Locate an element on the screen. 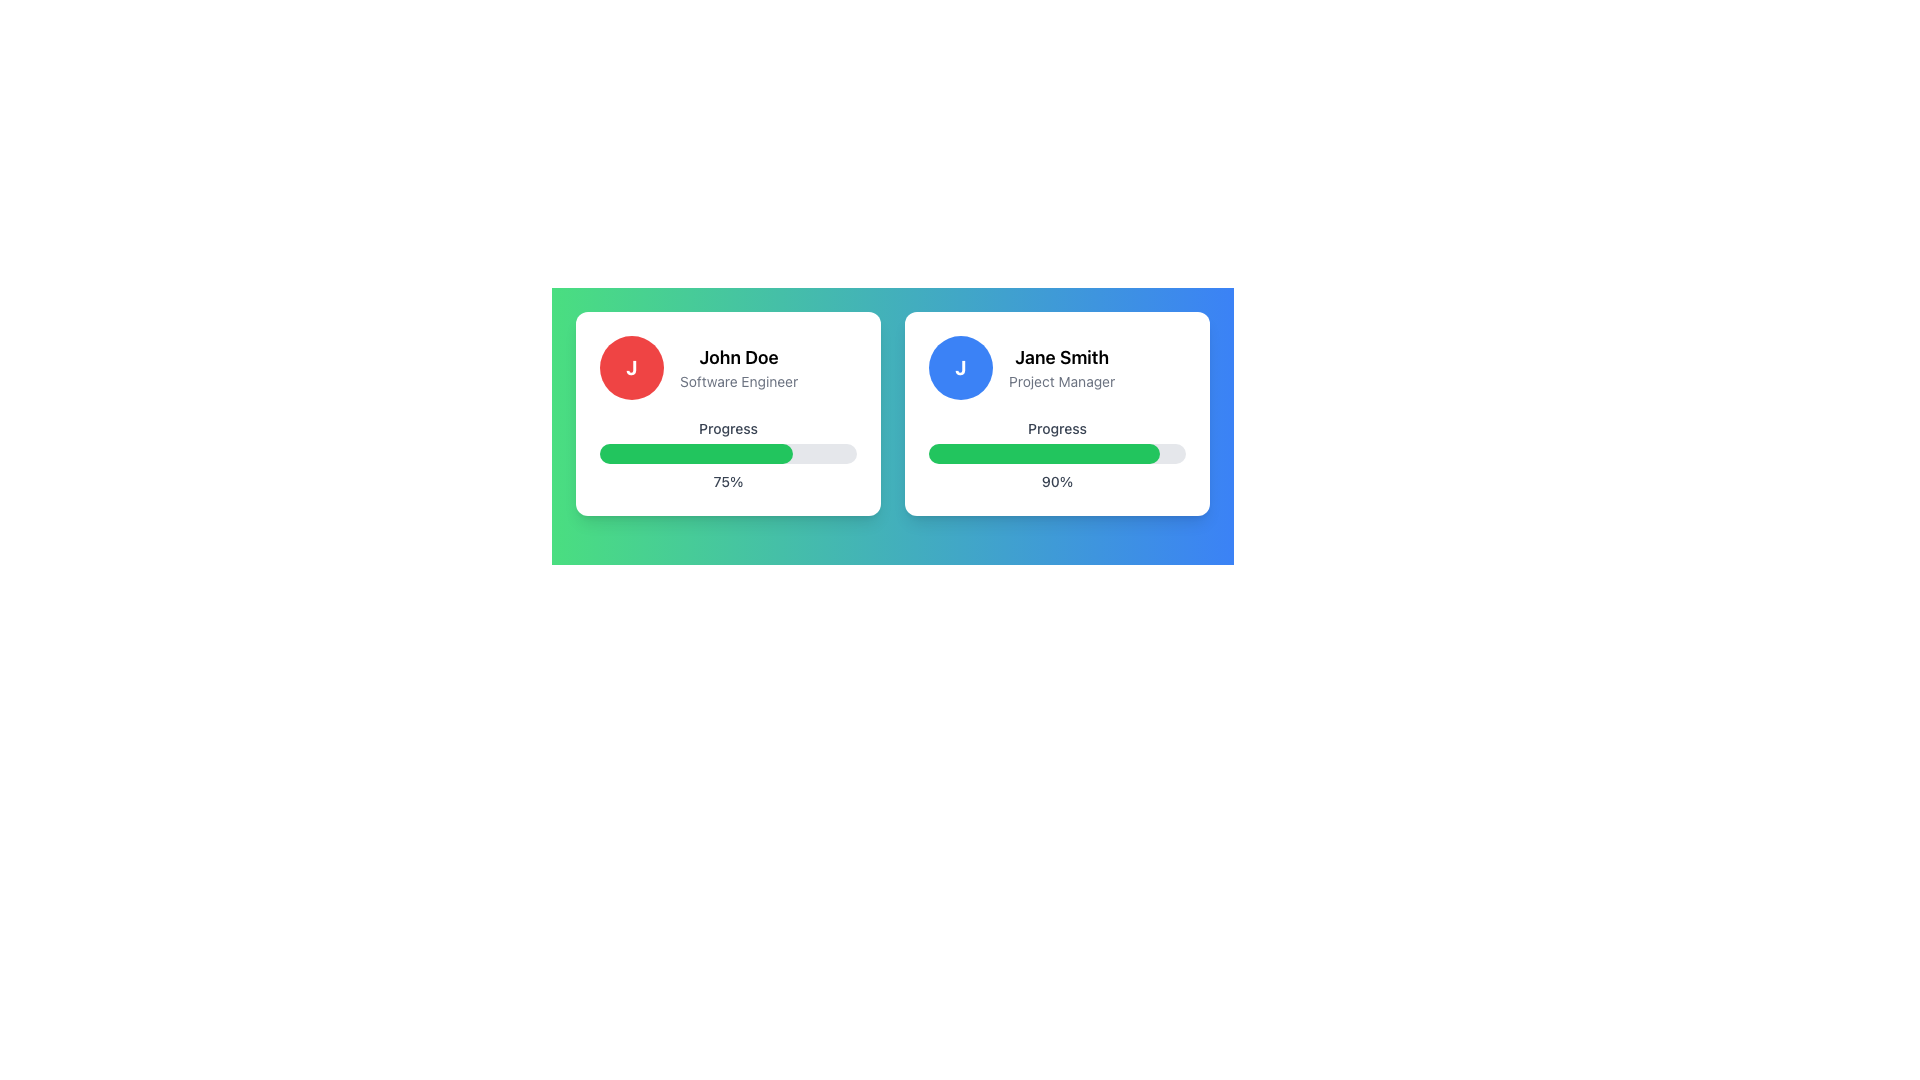 The height and width of the screenshot is (1080, 1920). the Text Label that indicates the progress metric for the progress bar below, located beneath the title 'Jane Smith' is located at coordinates (1056, 427).